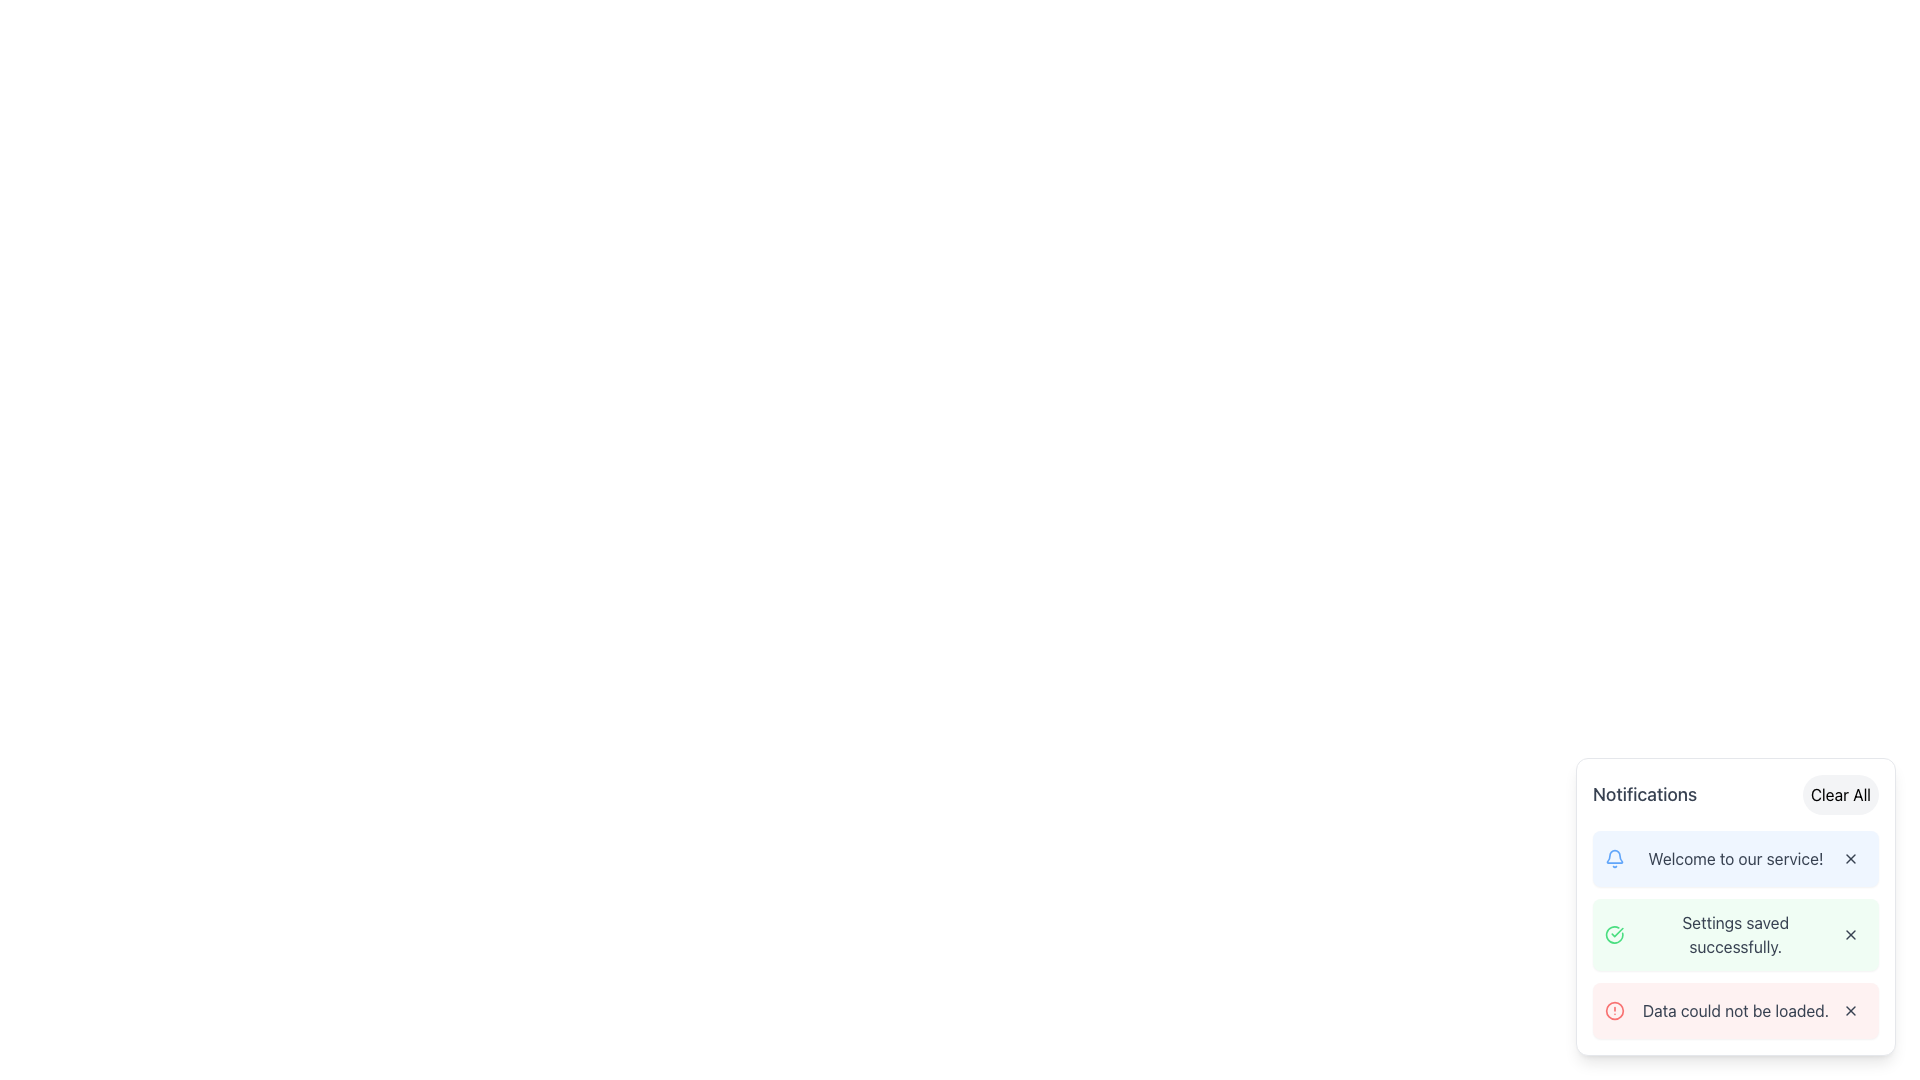 The height and width of the screenshot is (1080, 1920). I want to click on message displayed in the text label that says 'Data could not be loaded.' This label is located within the last notification entry in the notification panel, styled in gray and positioned next to a red circular icon, so click(1735, 1010).